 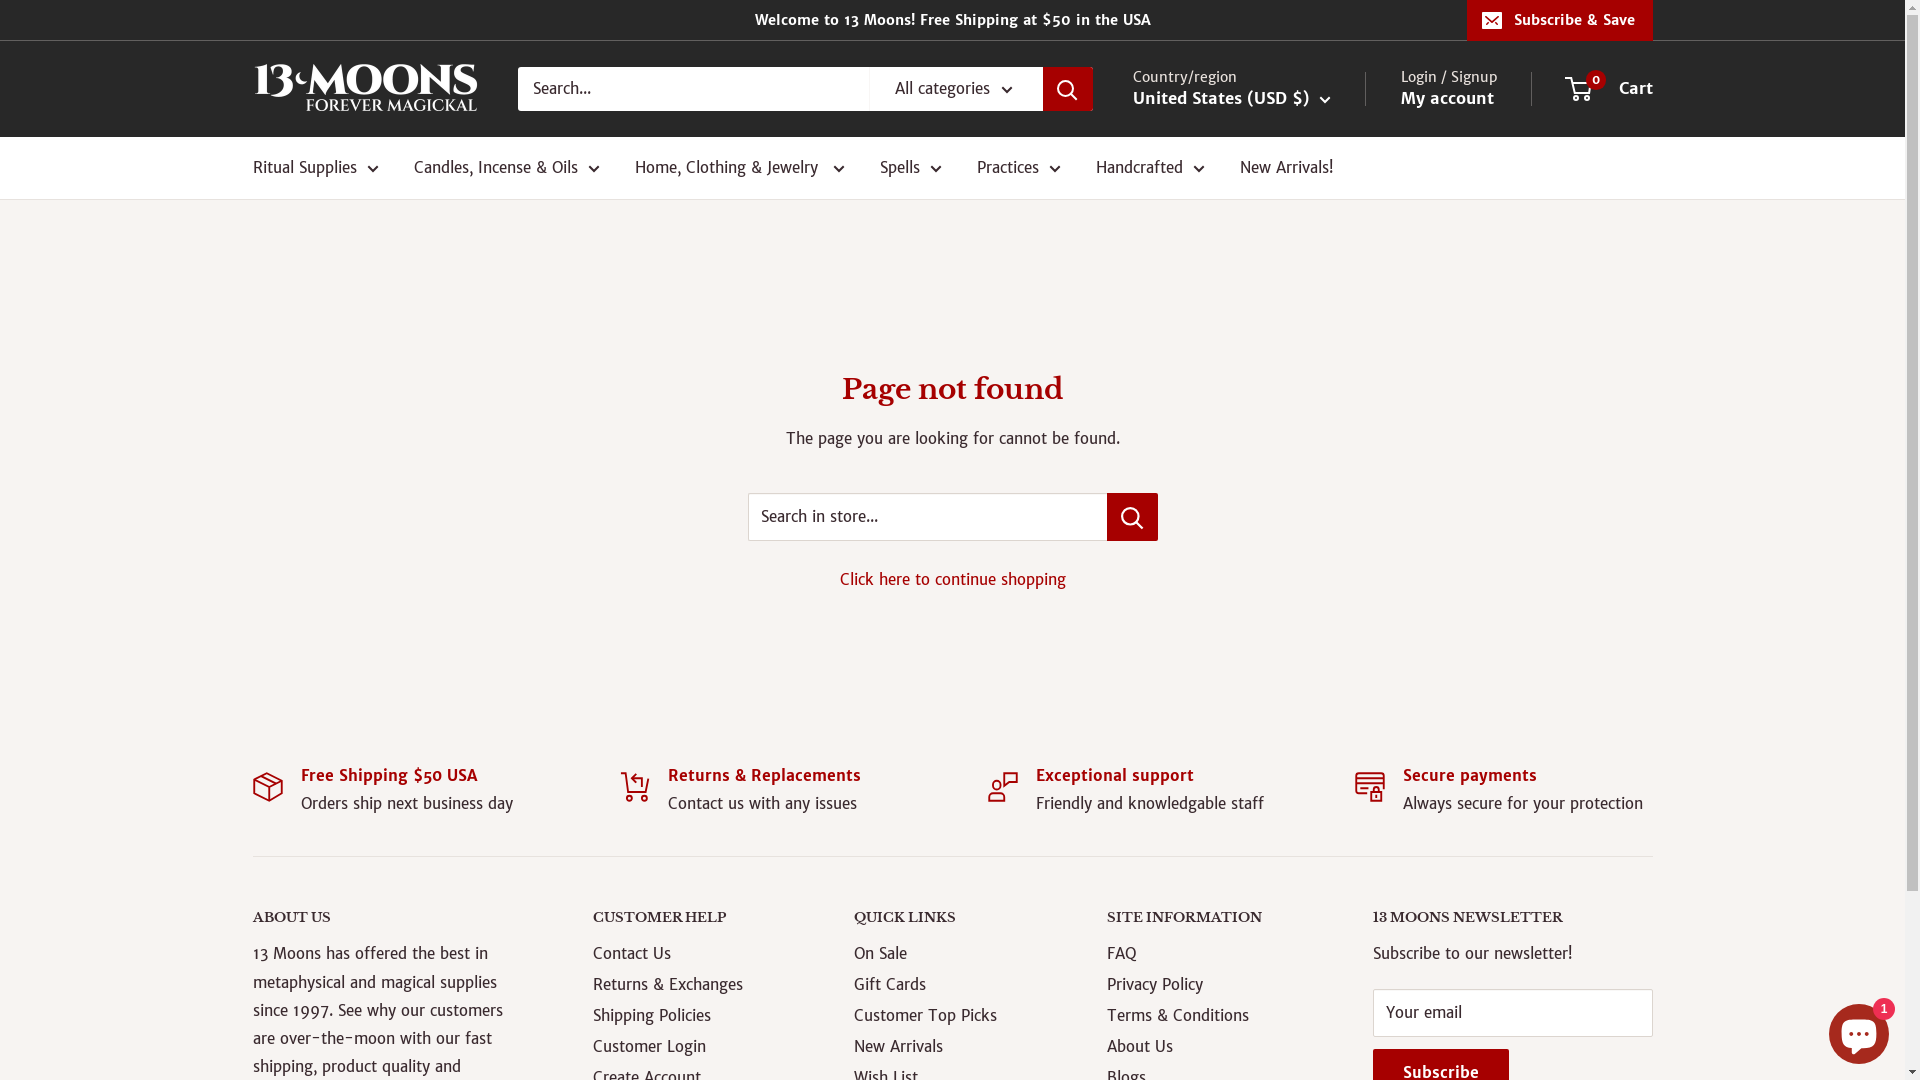 What do you see at coordinates (738, 167) in the screenshot?
I see `'Home, Clothing & Jewelry'` at bounding box center [738, 167].